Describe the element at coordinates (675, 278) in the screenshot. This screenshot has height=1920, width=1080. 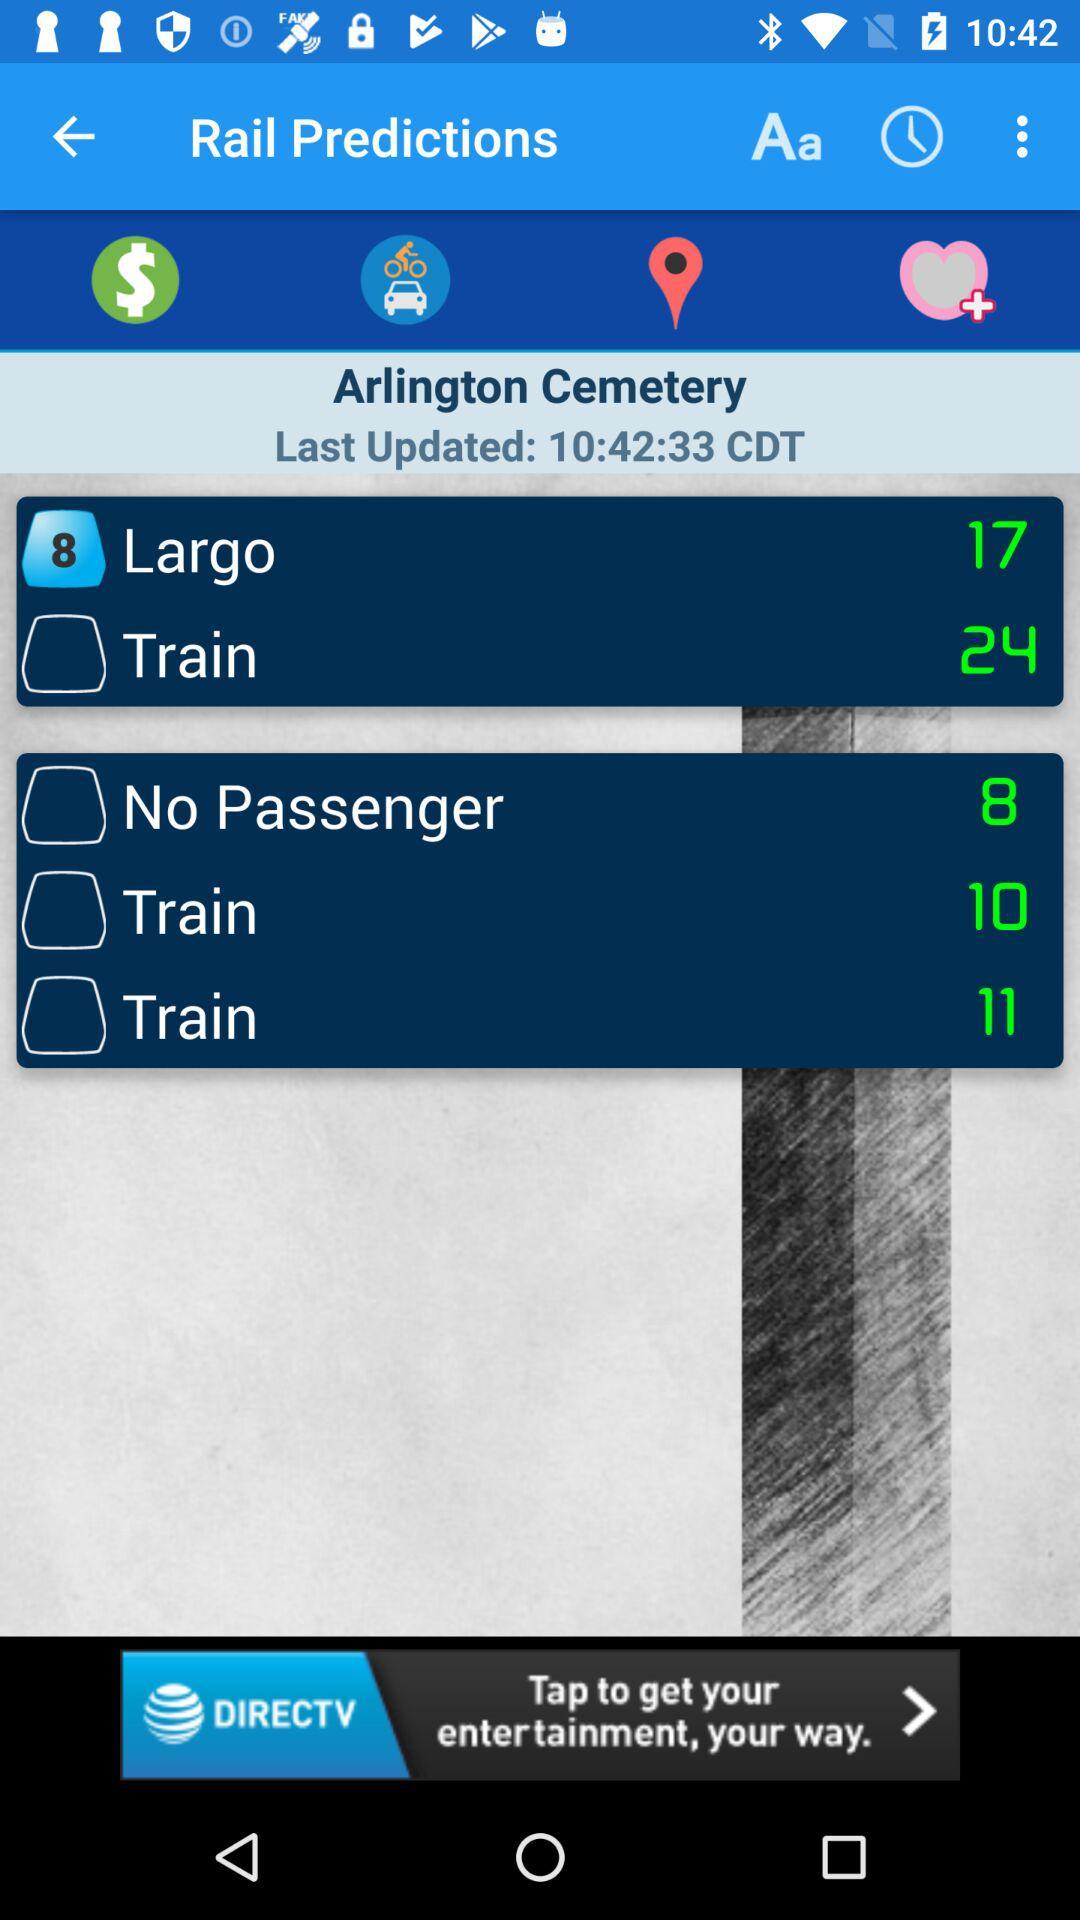
I see `the explore icon` at that location.